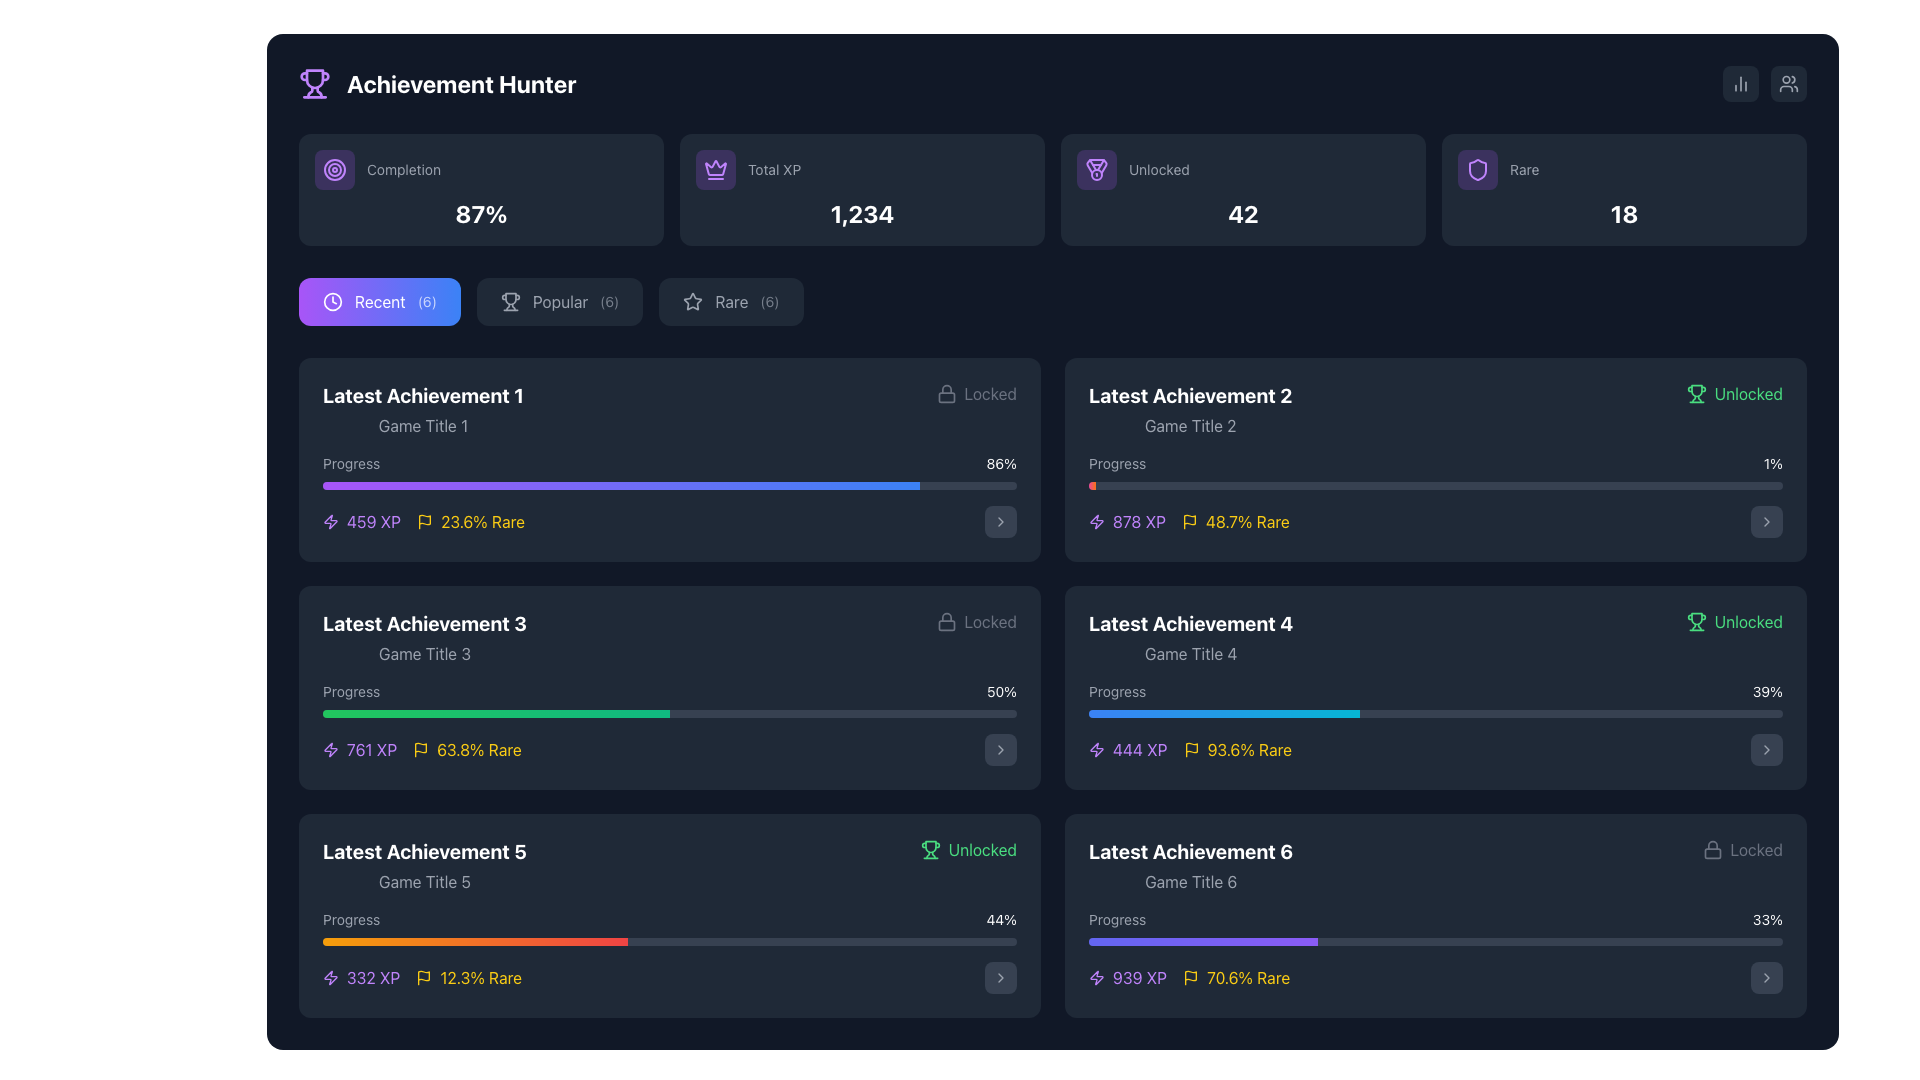 Image resolution: width=1920 pixels, height=1080 pixels. I want to click on the XP icon located in the bottom-right card labeled 'Latest Achievement 4', which is positioned to the left of the text '444 XP', so click(1096, 749).